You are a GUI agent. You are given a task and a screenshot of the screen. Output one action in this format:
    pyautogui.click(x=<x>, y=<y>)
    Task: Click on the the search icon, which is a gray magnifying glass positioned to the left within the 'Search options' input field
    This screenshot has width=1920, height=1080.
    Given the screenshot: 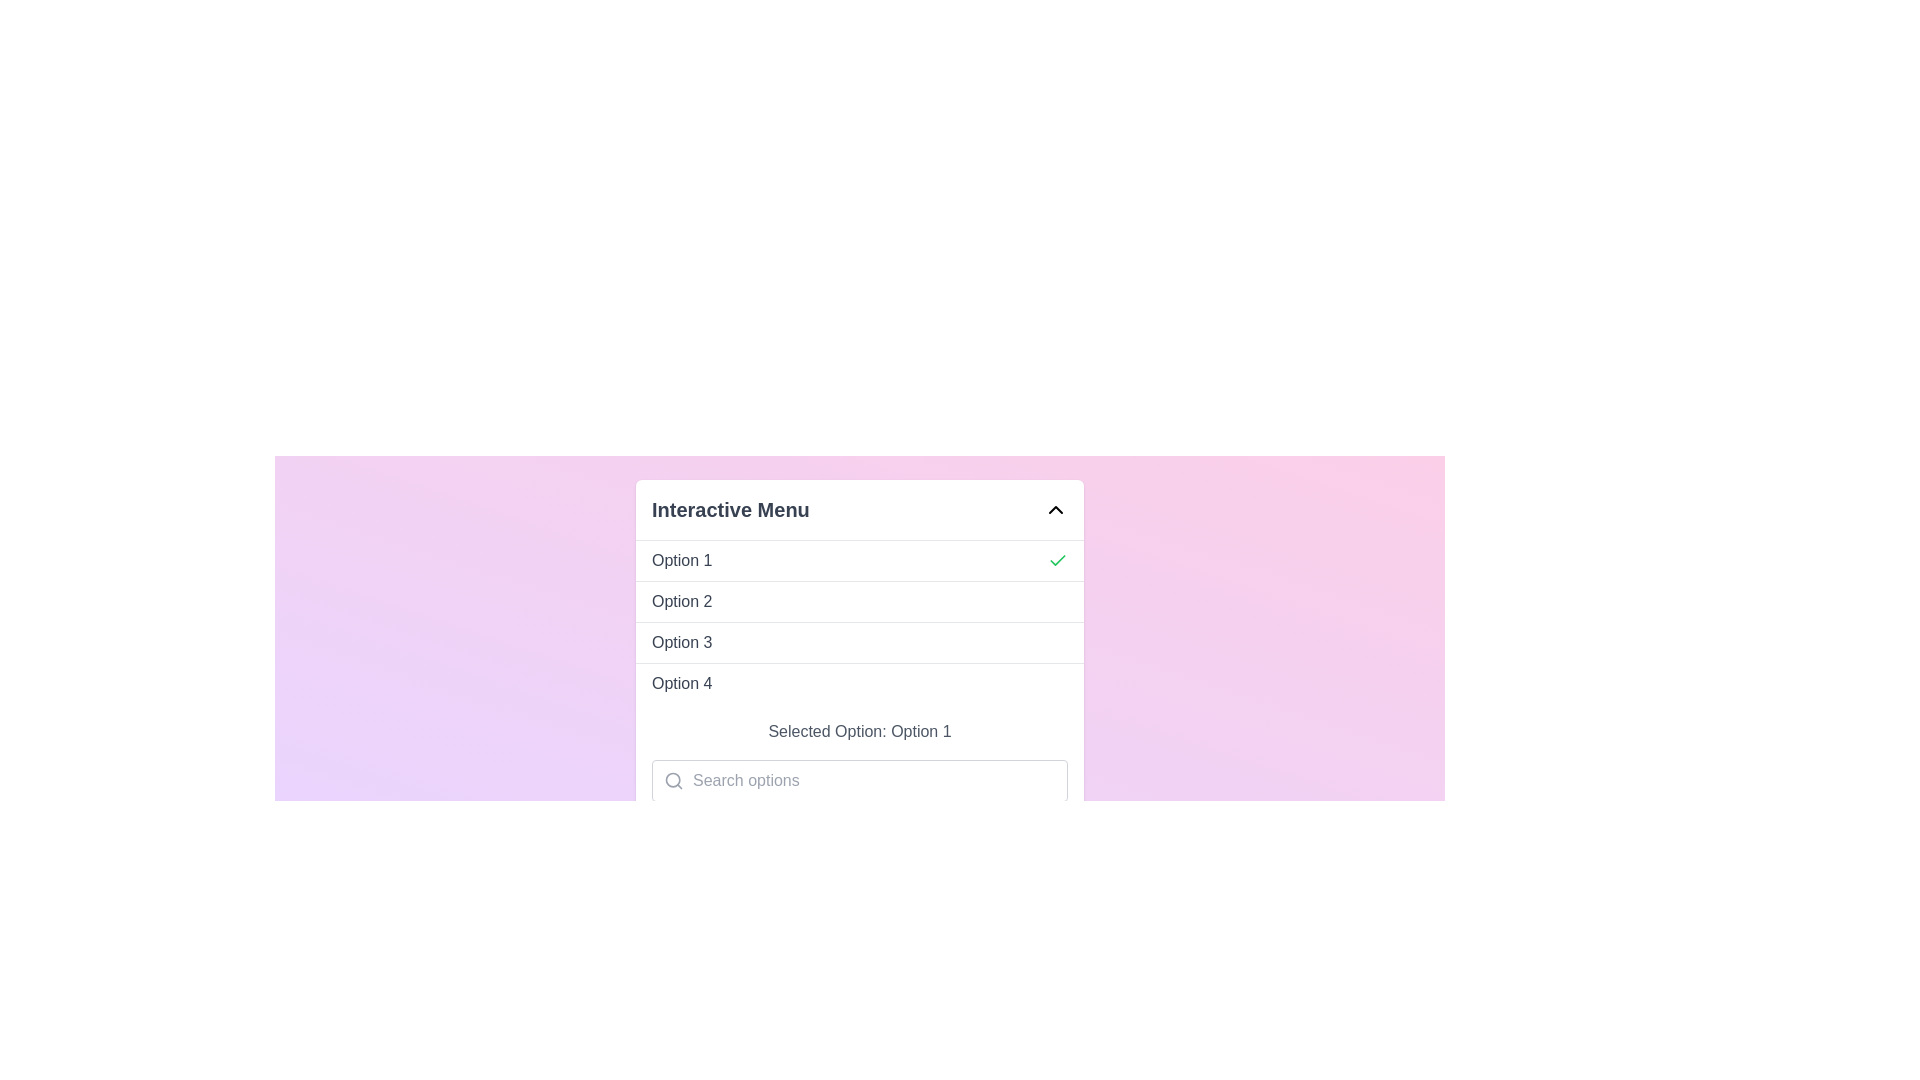 What is the action you would take?
    pyautogui.click(x=667, y=779)
    